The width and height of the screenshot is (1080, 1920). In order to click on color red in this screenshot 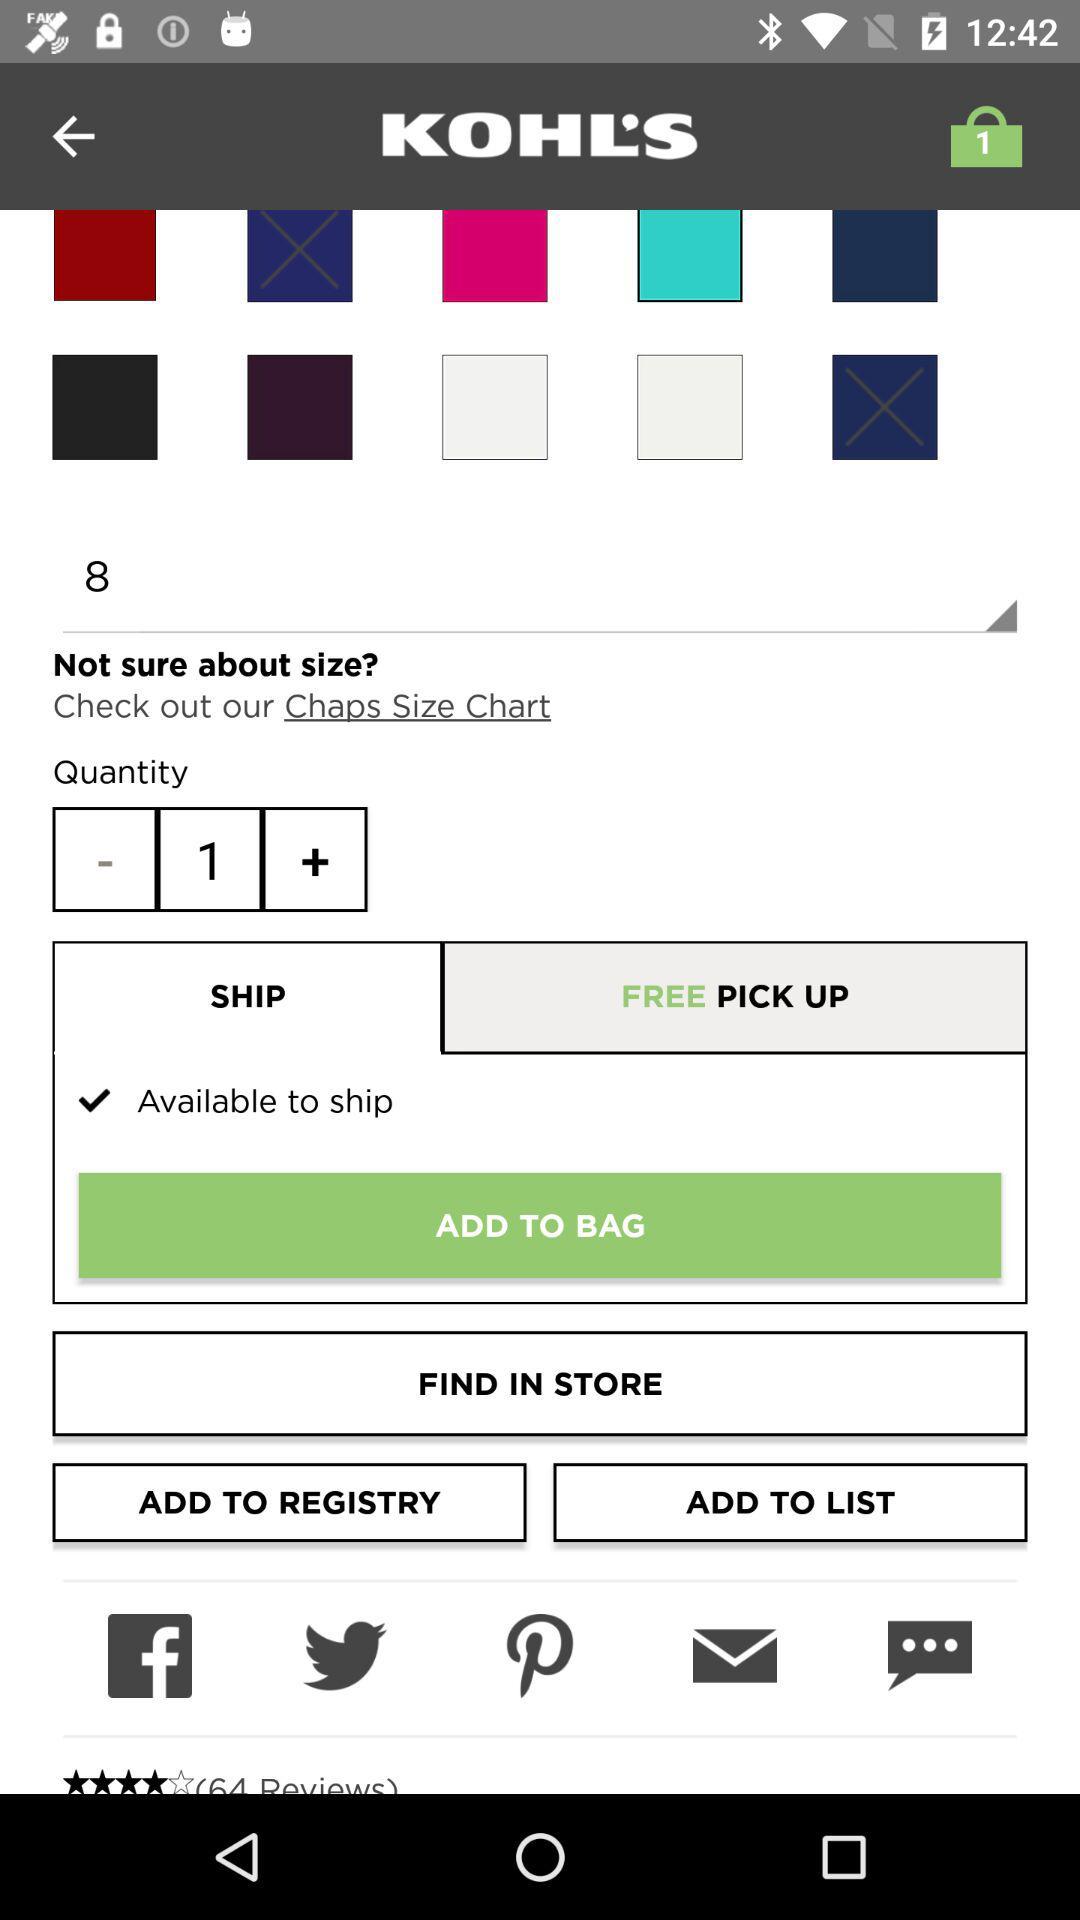, I will do `click(104, 255)`.